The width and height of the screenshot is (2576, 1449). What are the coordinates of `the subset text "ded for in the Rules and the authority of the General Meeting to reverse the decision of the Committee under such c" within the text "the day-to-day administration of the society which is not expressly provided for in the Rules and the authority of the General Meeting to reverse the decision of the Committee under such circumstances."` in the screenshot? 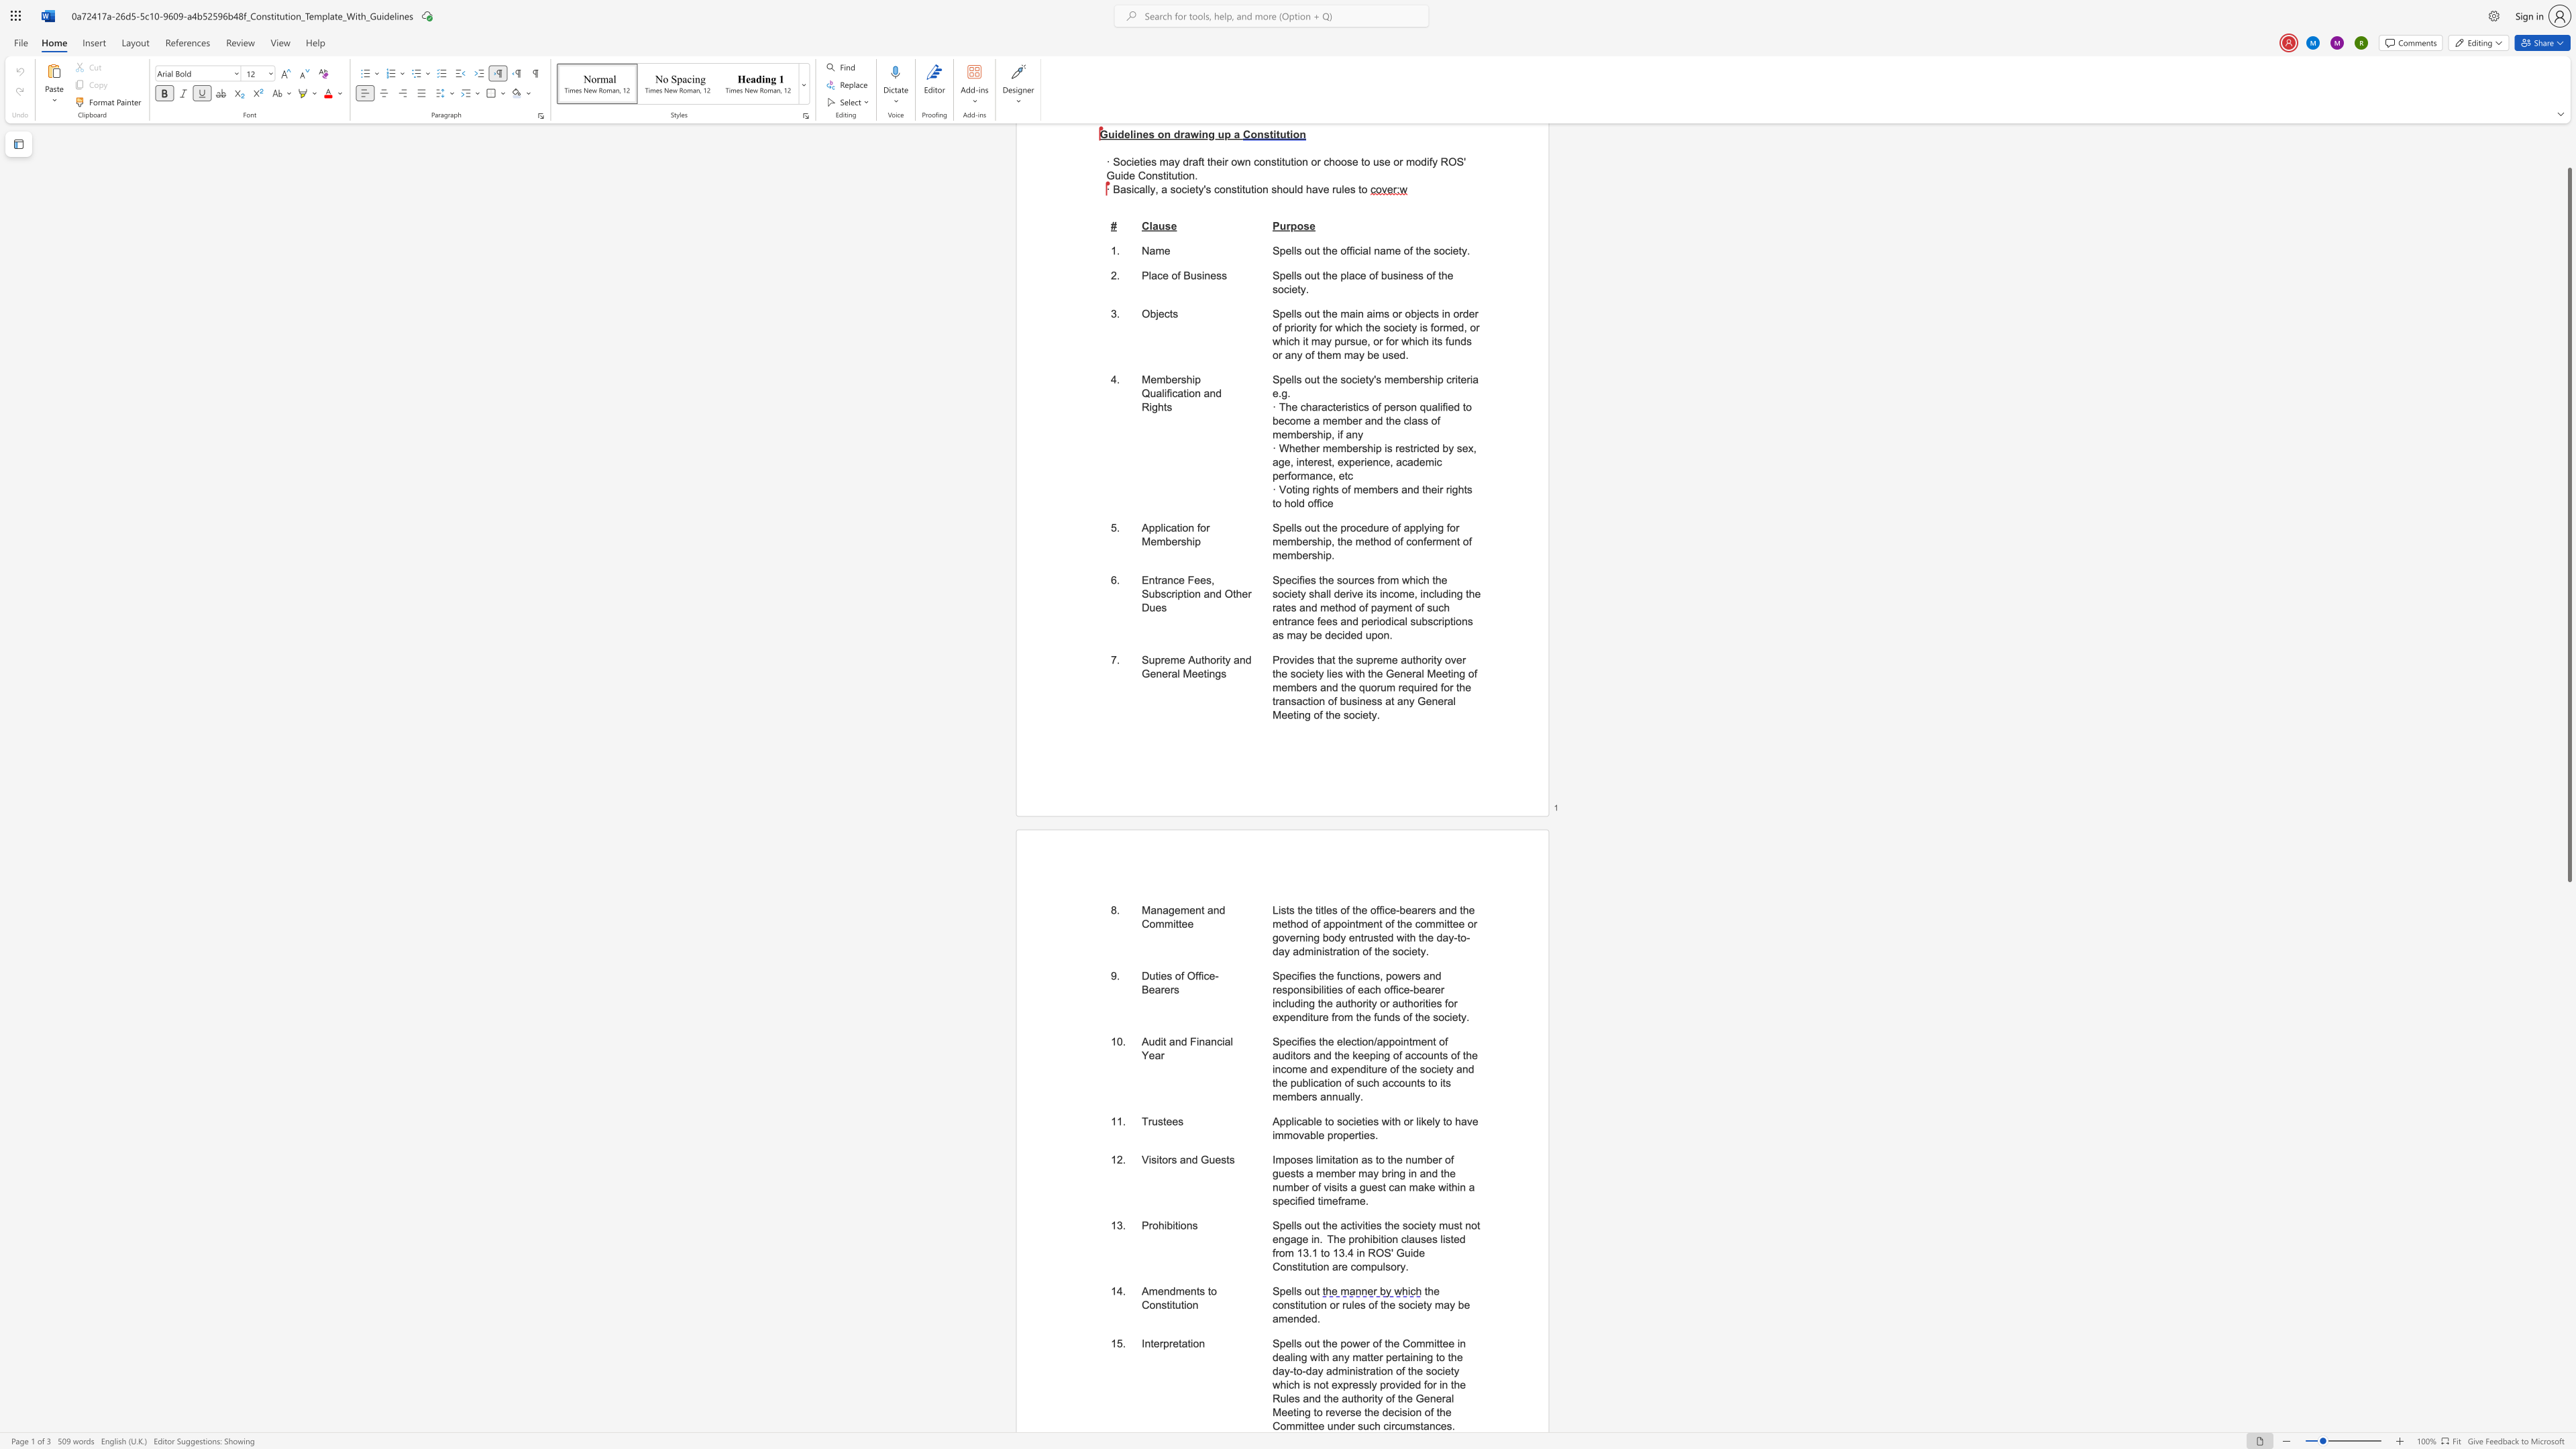 It's located at (1403, 1384).